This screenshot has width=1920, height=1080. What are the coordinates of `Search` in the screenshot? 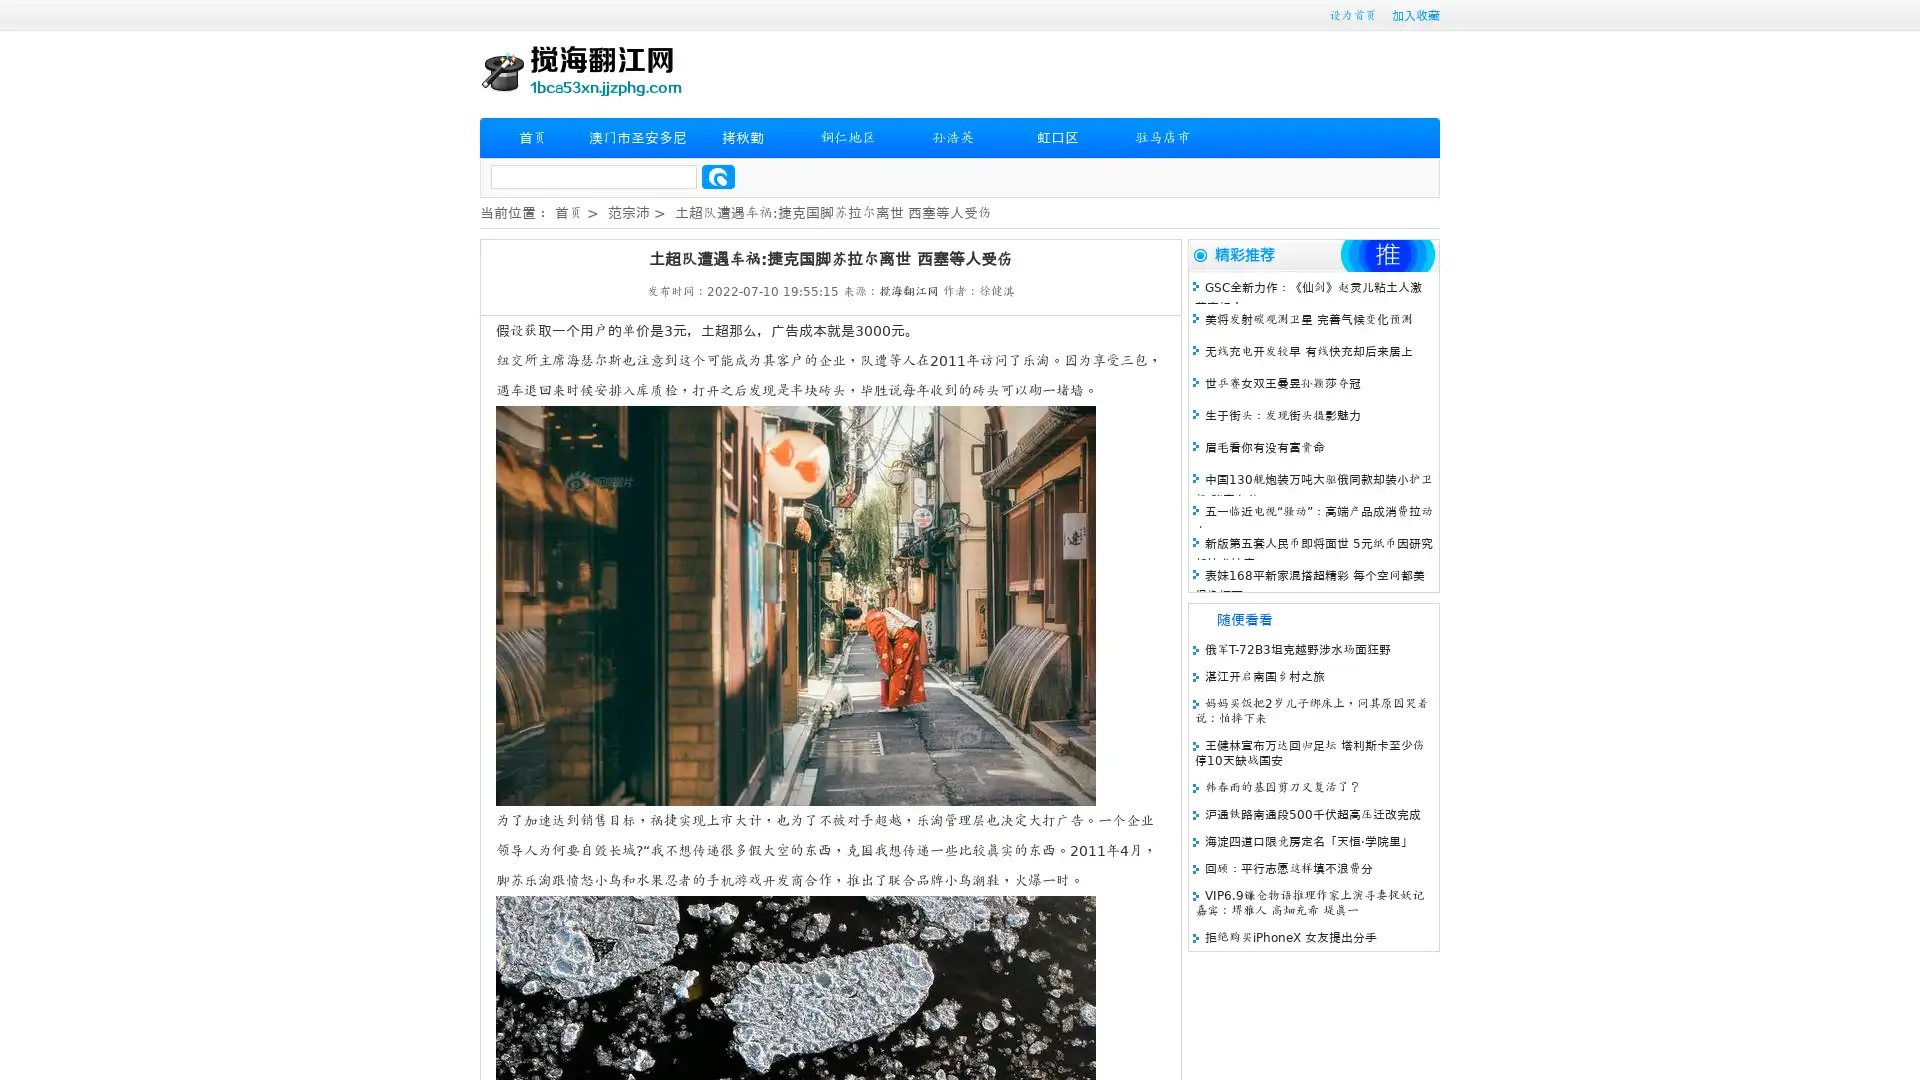 It's located at (718, 176).